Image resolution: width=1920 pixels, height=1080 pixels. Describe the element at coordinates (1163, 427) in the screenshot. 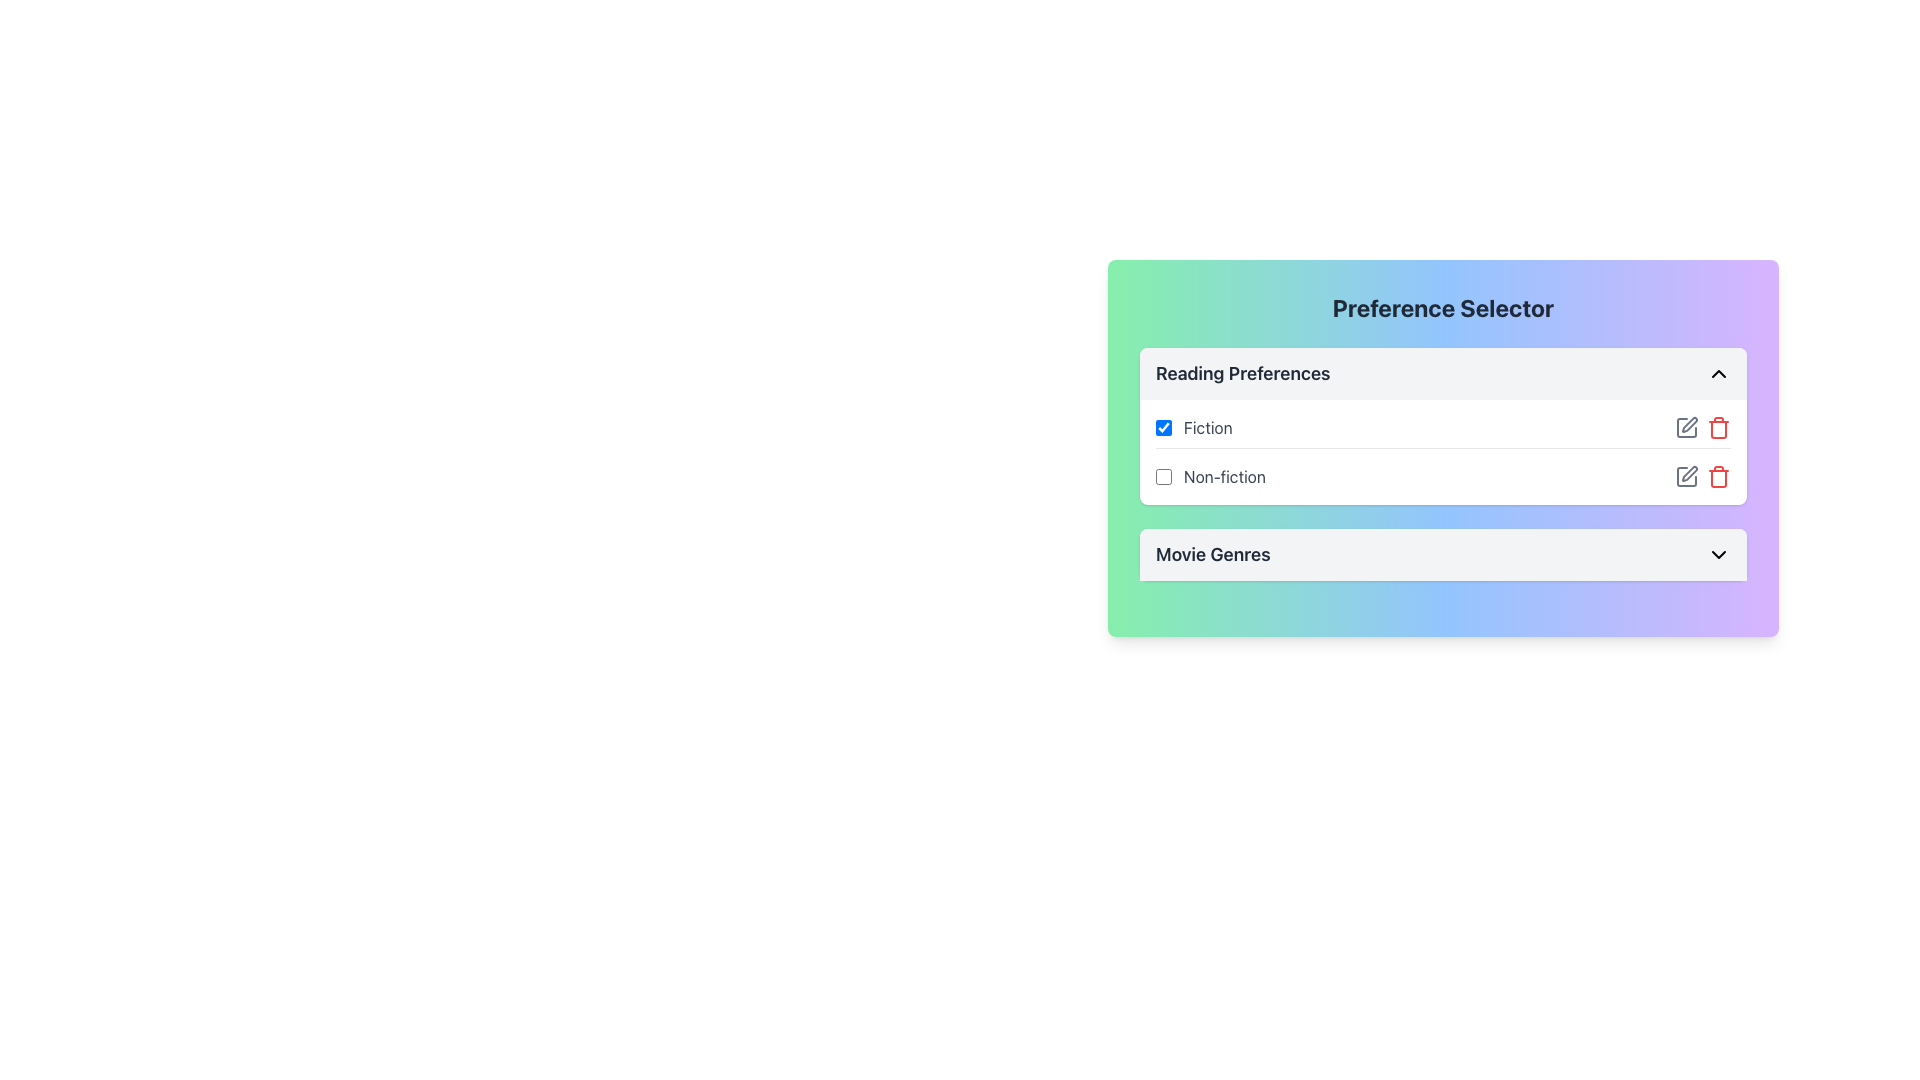

I see `the checkbox with a blue checkmark located to the left of the label 'Fiction' in the 'Reading Preferences' section` at that location.